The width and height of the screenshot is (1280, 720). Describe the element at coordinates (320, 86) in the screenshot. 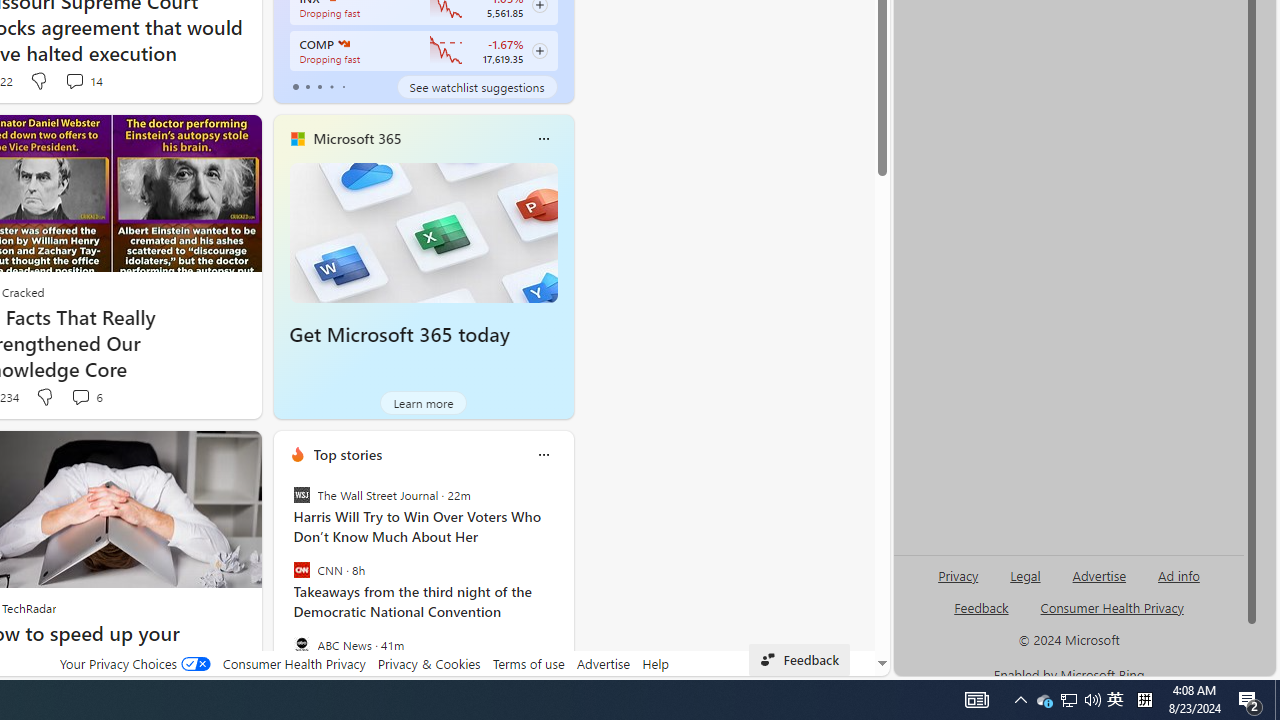

I see `'tab-2'` at that location.